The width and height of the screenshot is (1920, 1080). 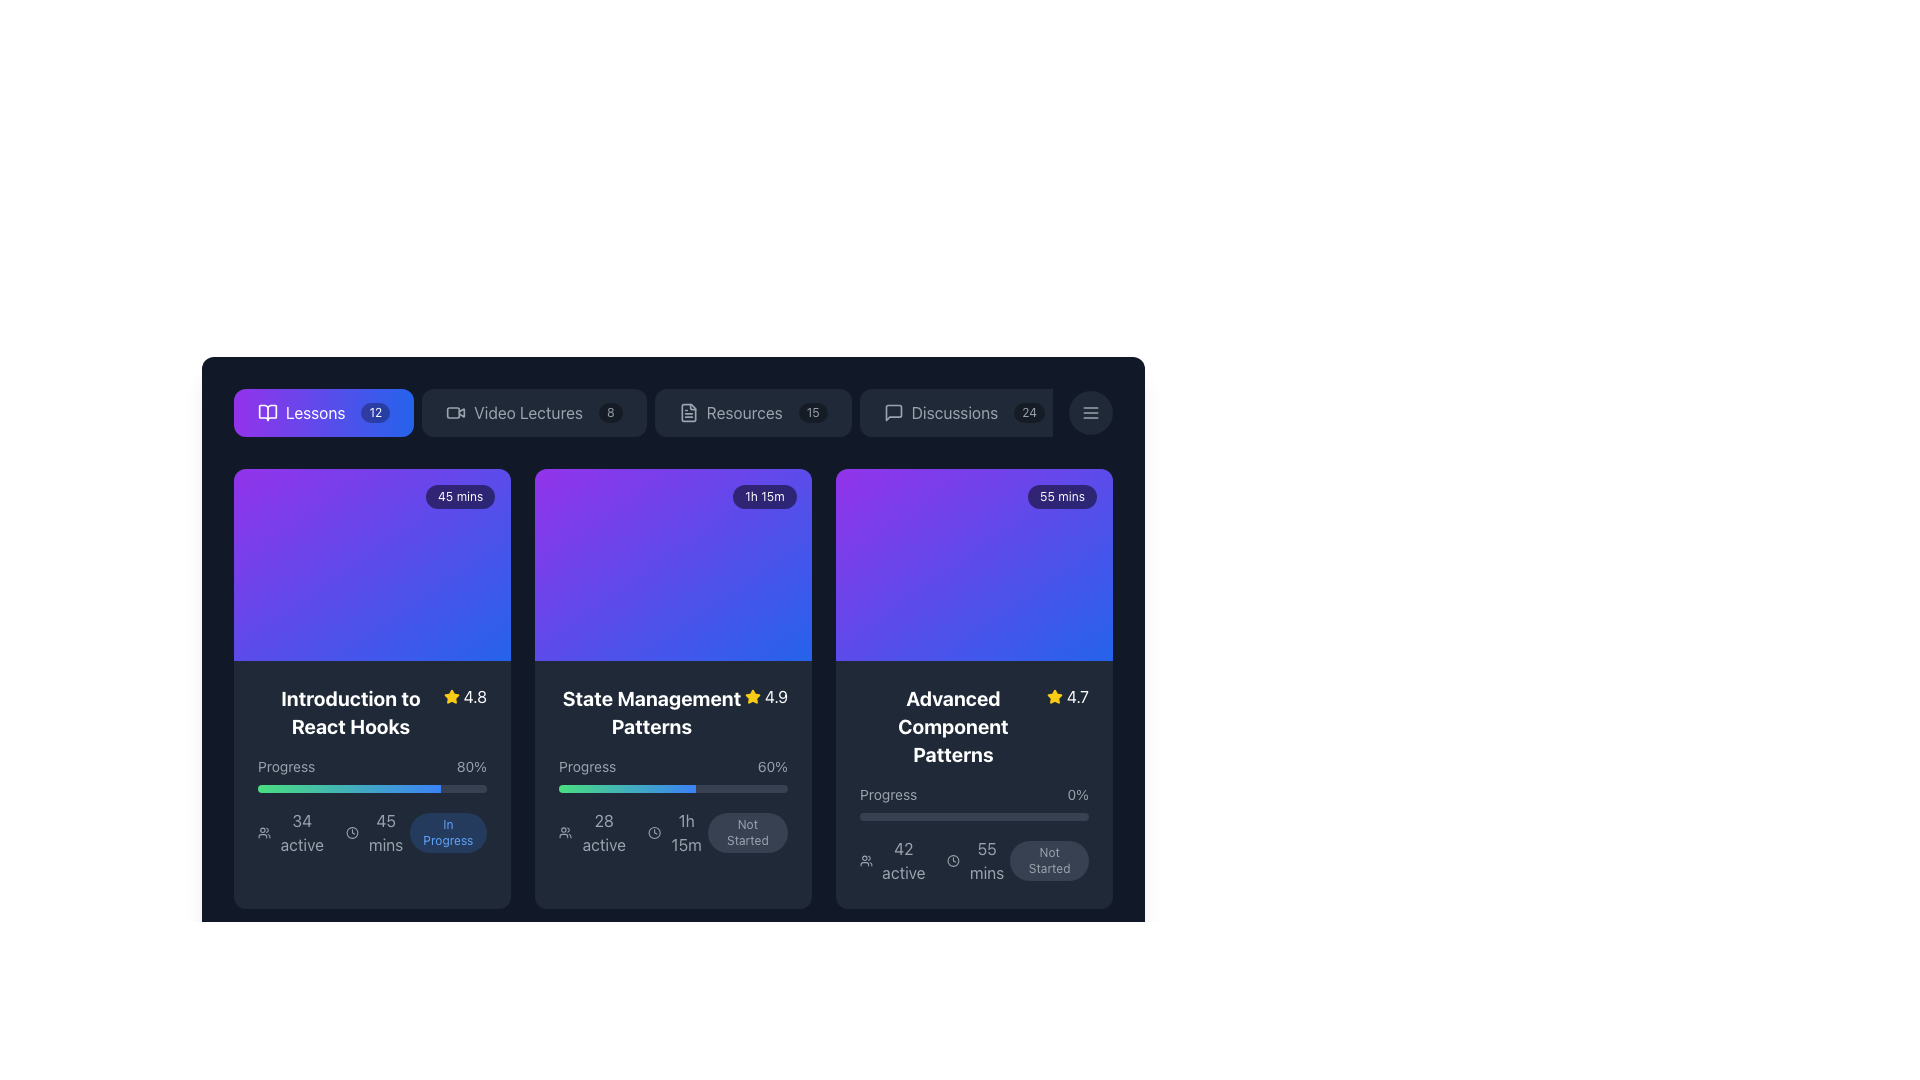 What do you see at coordinates (771, 766) in the screenshot?
I see `text label displaying '60%' located in the bottom-right corner of the second card within the 'State Management Patterns' section` at bounding box center [771, 766].